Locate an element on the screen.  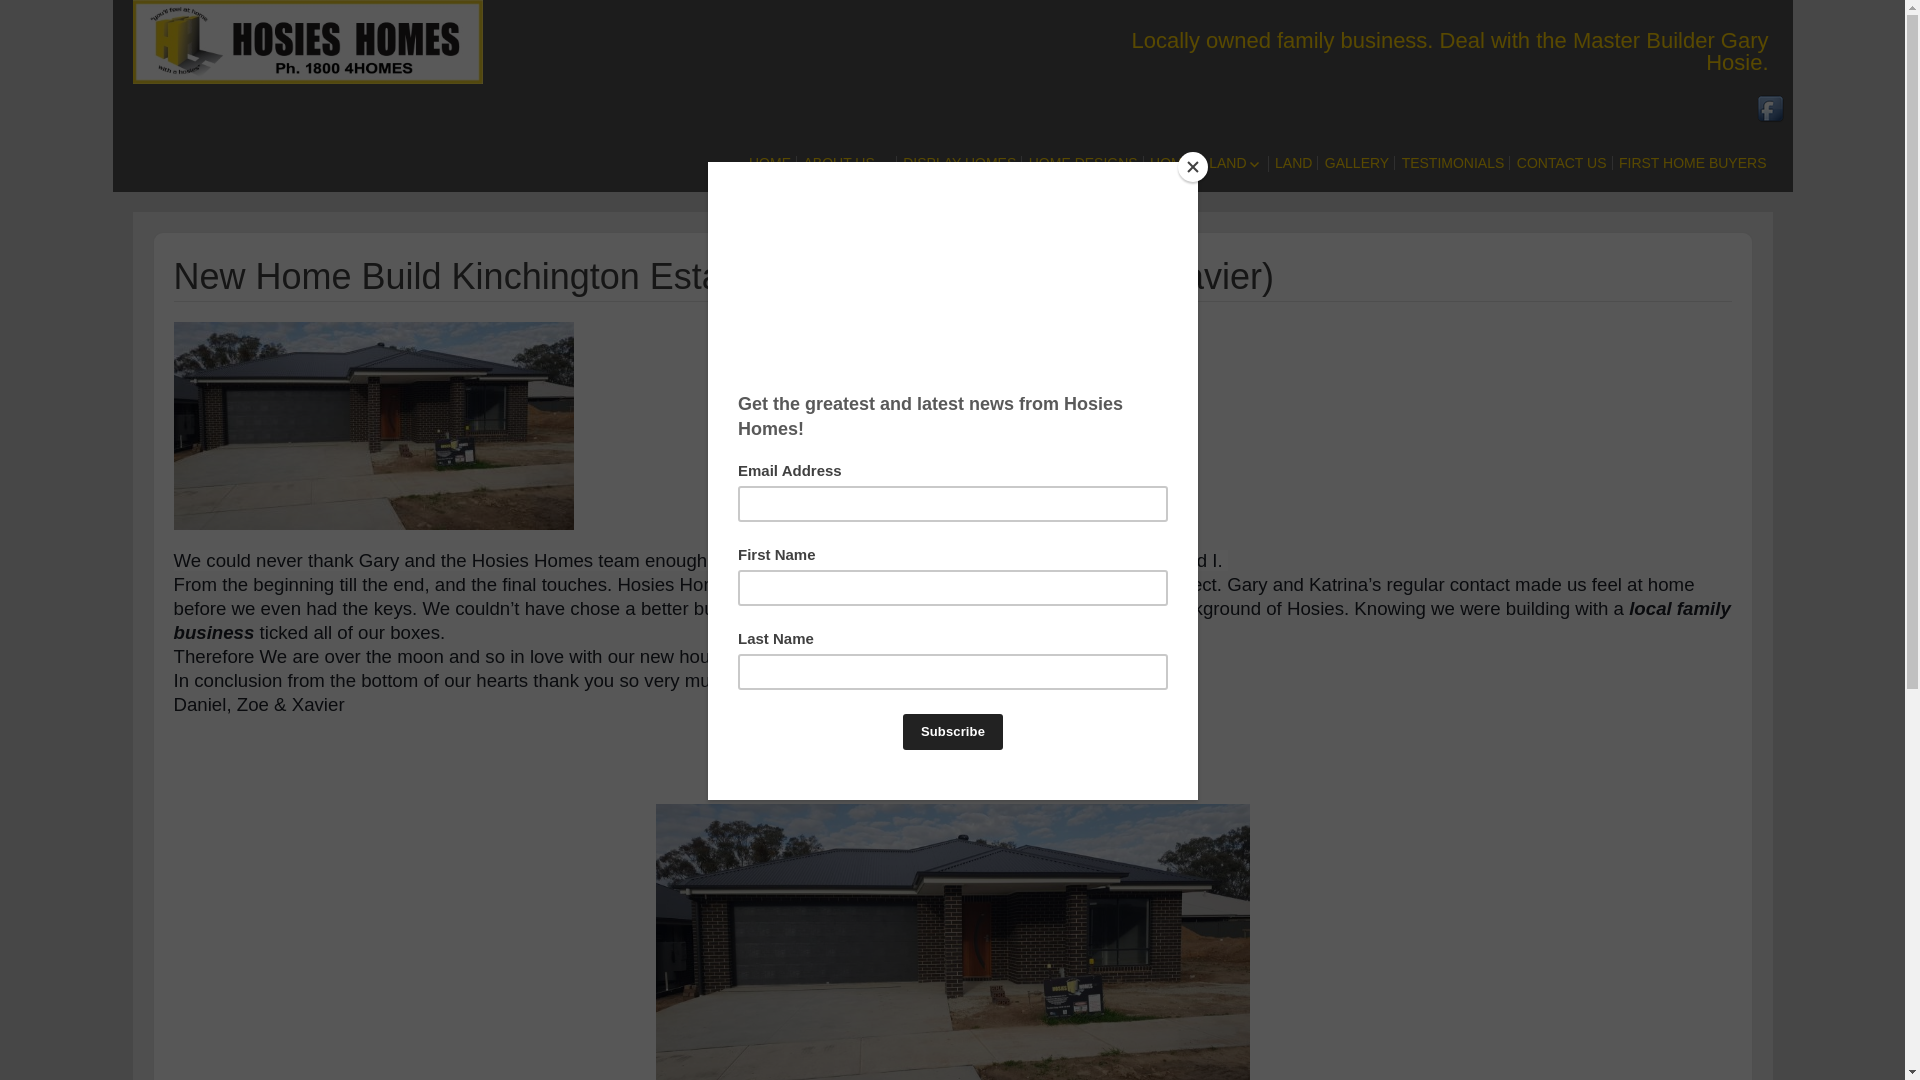
'MEET OUR TEAM' is located at coordinates (912, 207).